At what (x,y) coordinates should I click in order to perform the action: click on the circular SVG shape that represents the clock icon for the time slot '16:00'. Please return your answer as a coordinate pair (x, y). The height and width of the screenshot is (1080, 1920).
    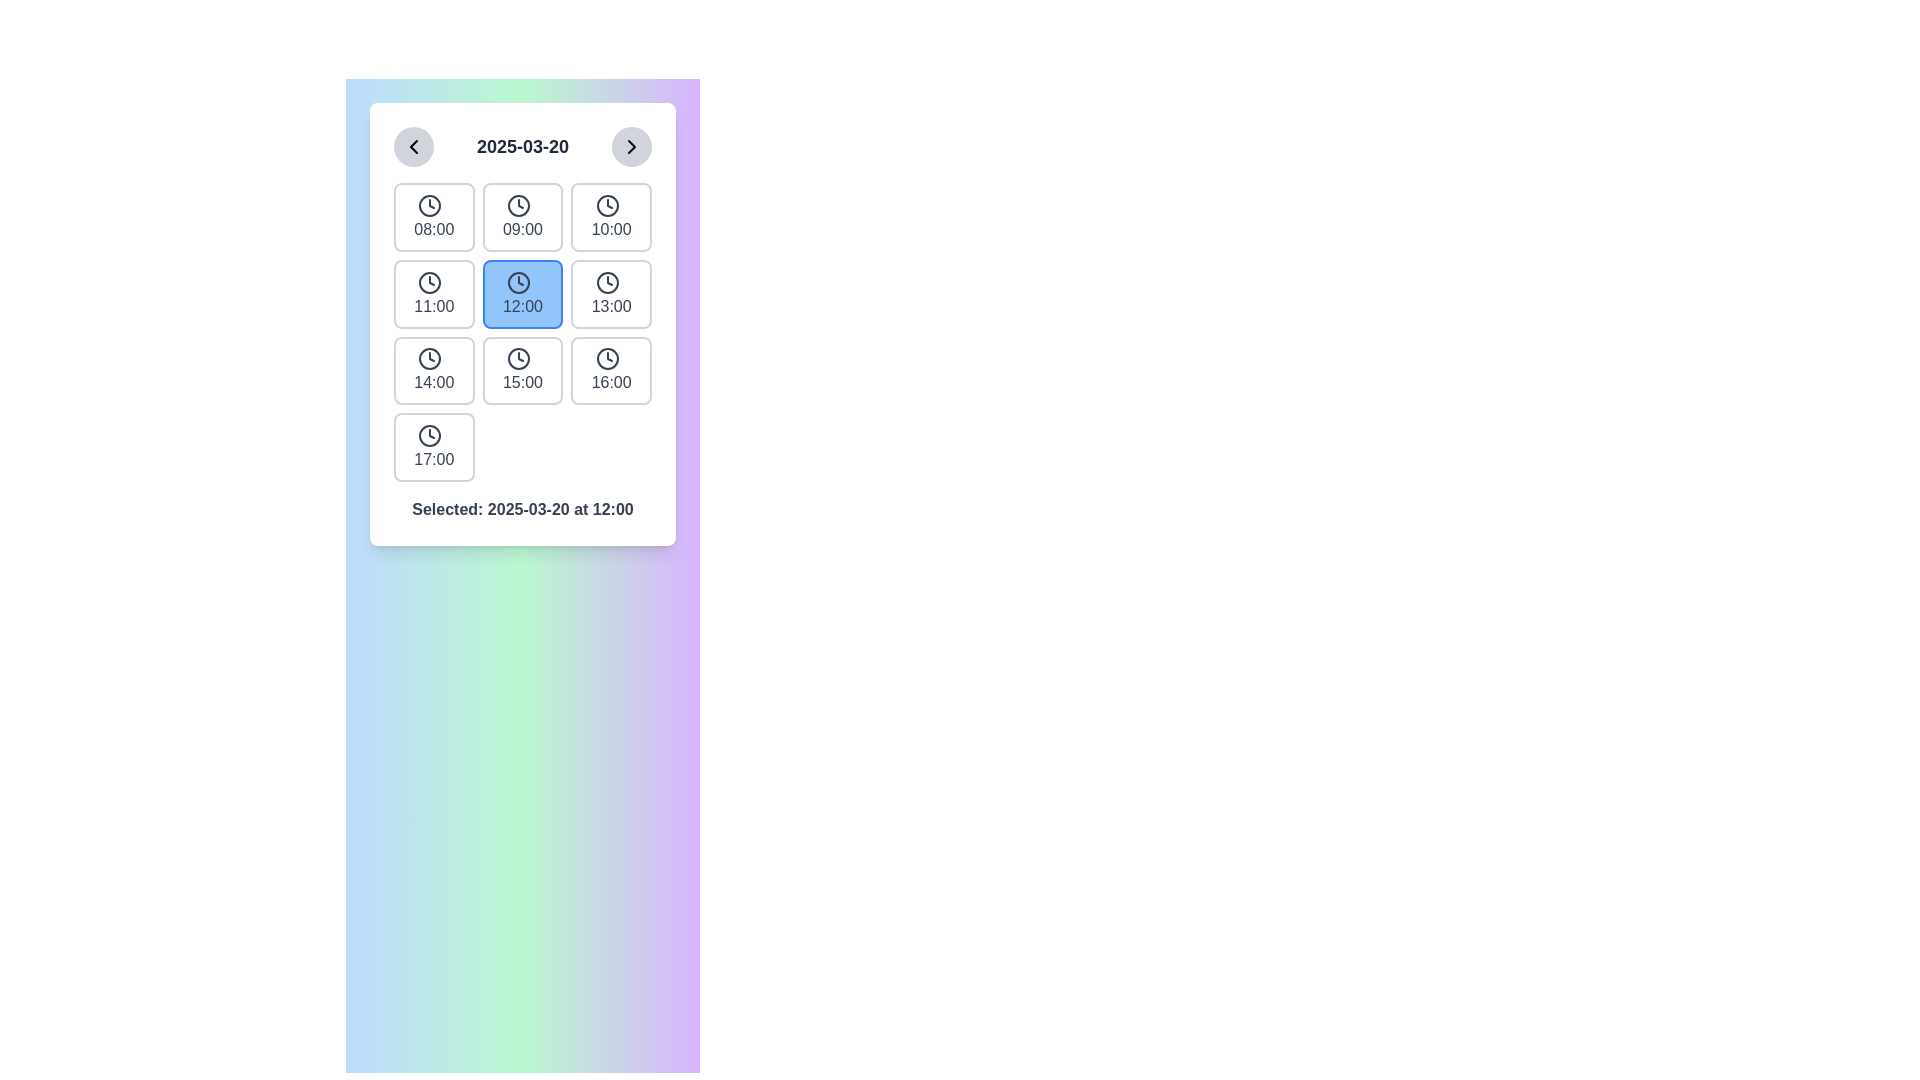
    Looking at the image, I should click on (606, 358).